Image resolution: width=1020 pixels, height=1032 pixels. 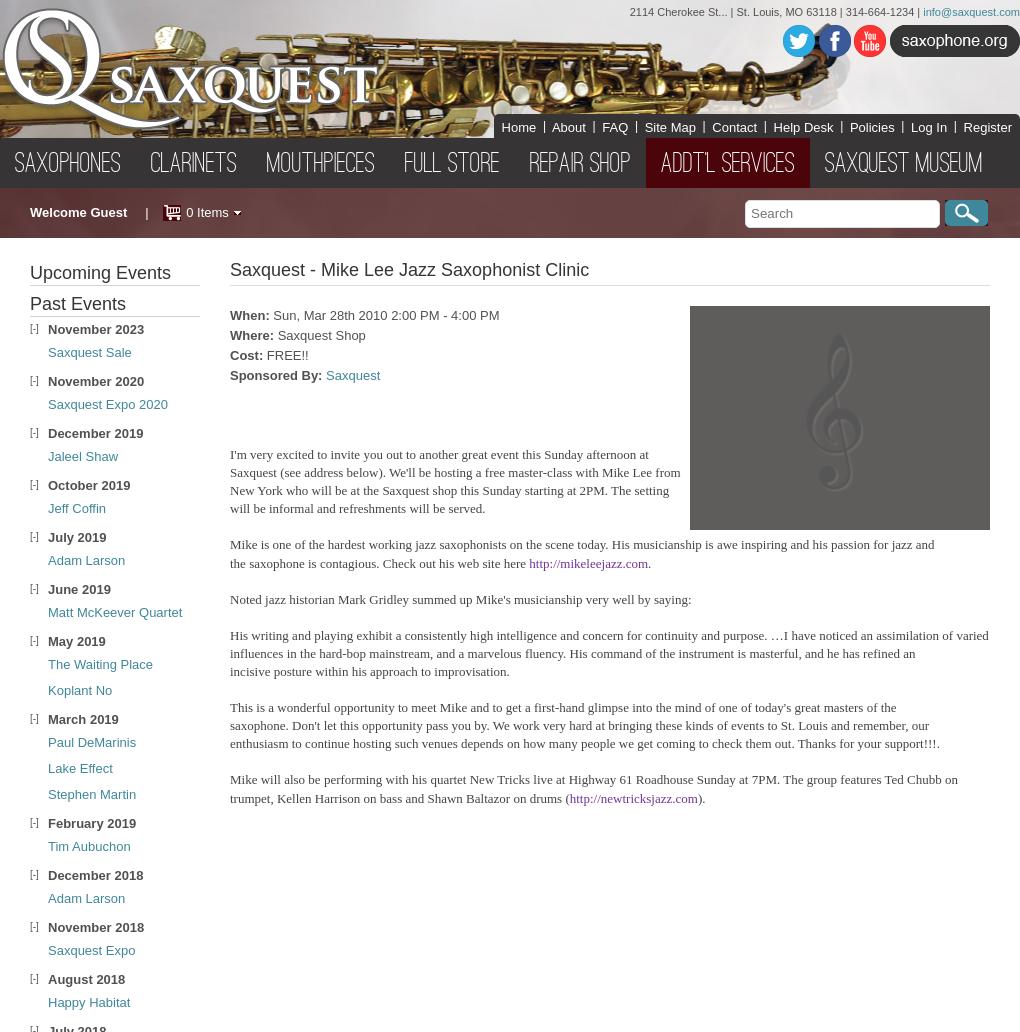 I want to click on 'FAQ', so click(x=613, y=126).